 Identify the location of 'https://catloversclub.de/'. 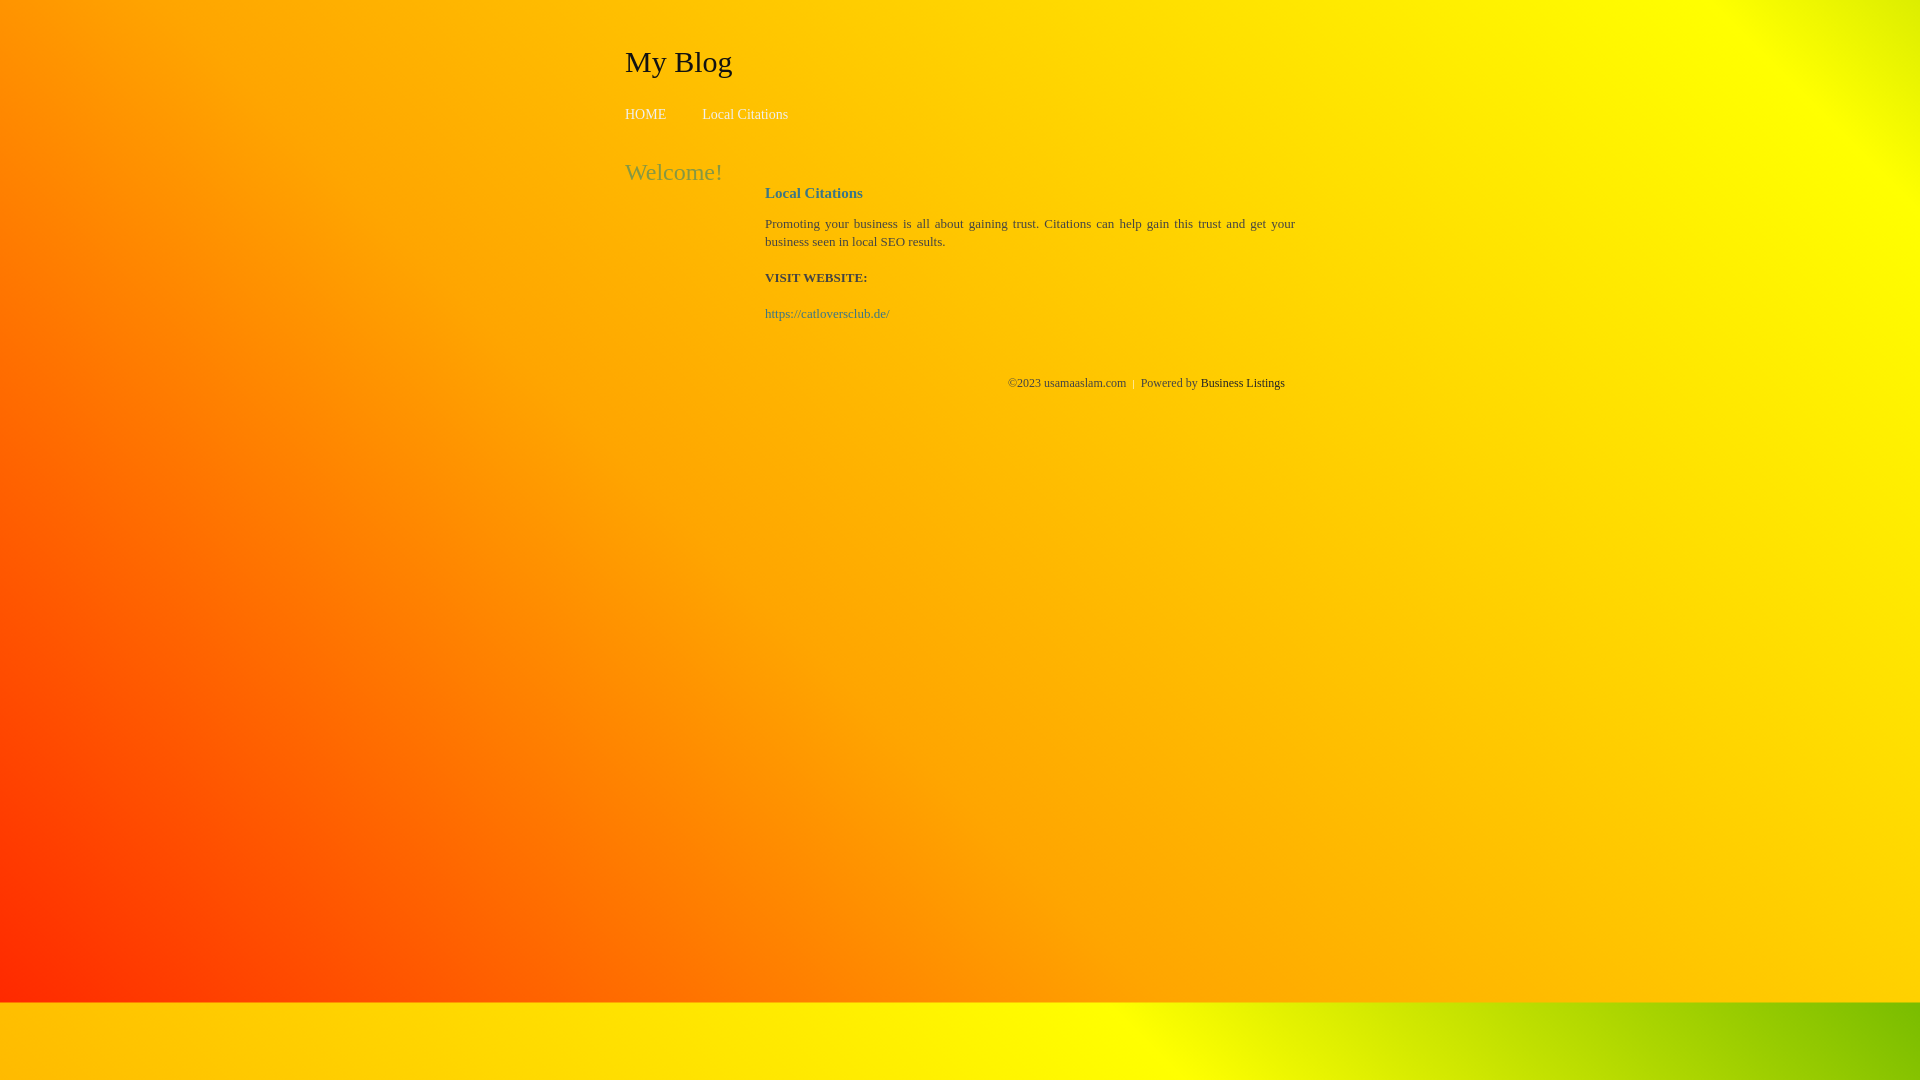
(763, 313).